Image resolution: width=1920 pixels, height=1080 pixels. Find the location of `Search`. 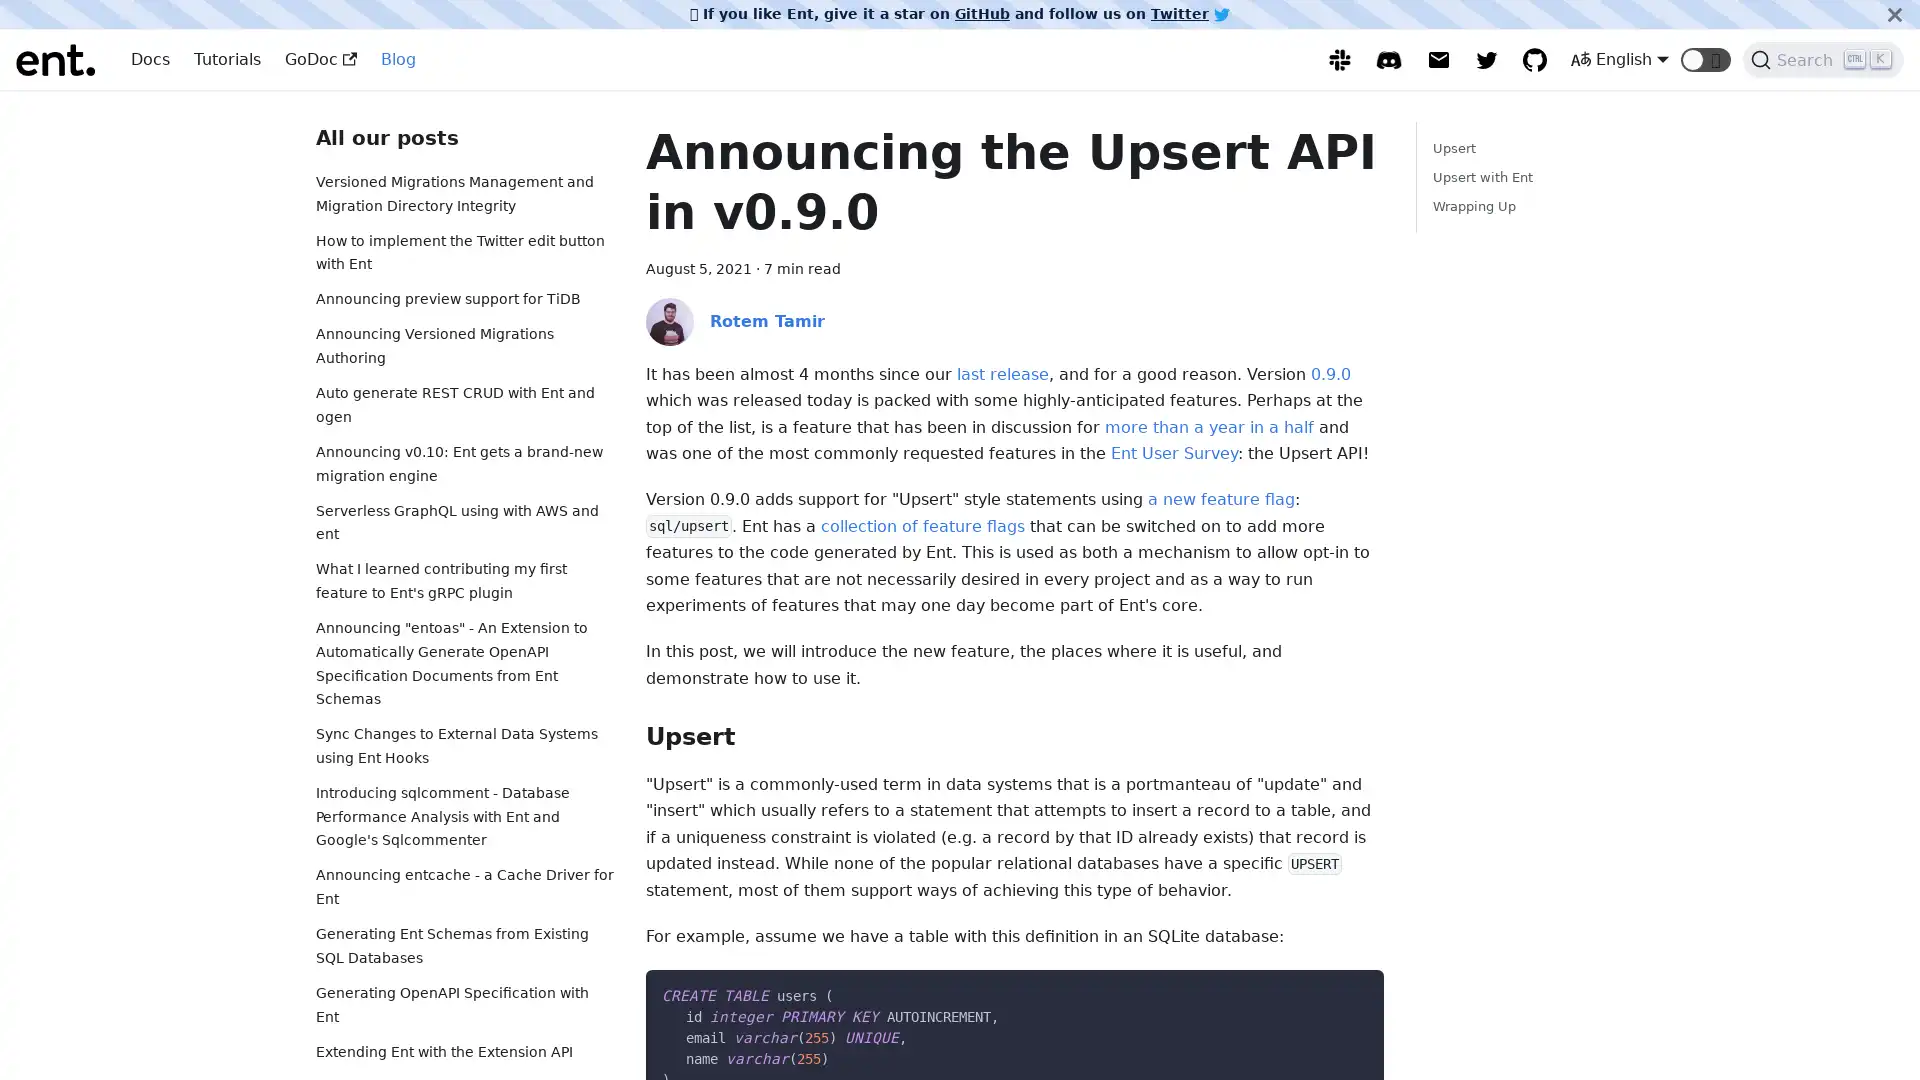

Search is located at coordinates (1823, 59).